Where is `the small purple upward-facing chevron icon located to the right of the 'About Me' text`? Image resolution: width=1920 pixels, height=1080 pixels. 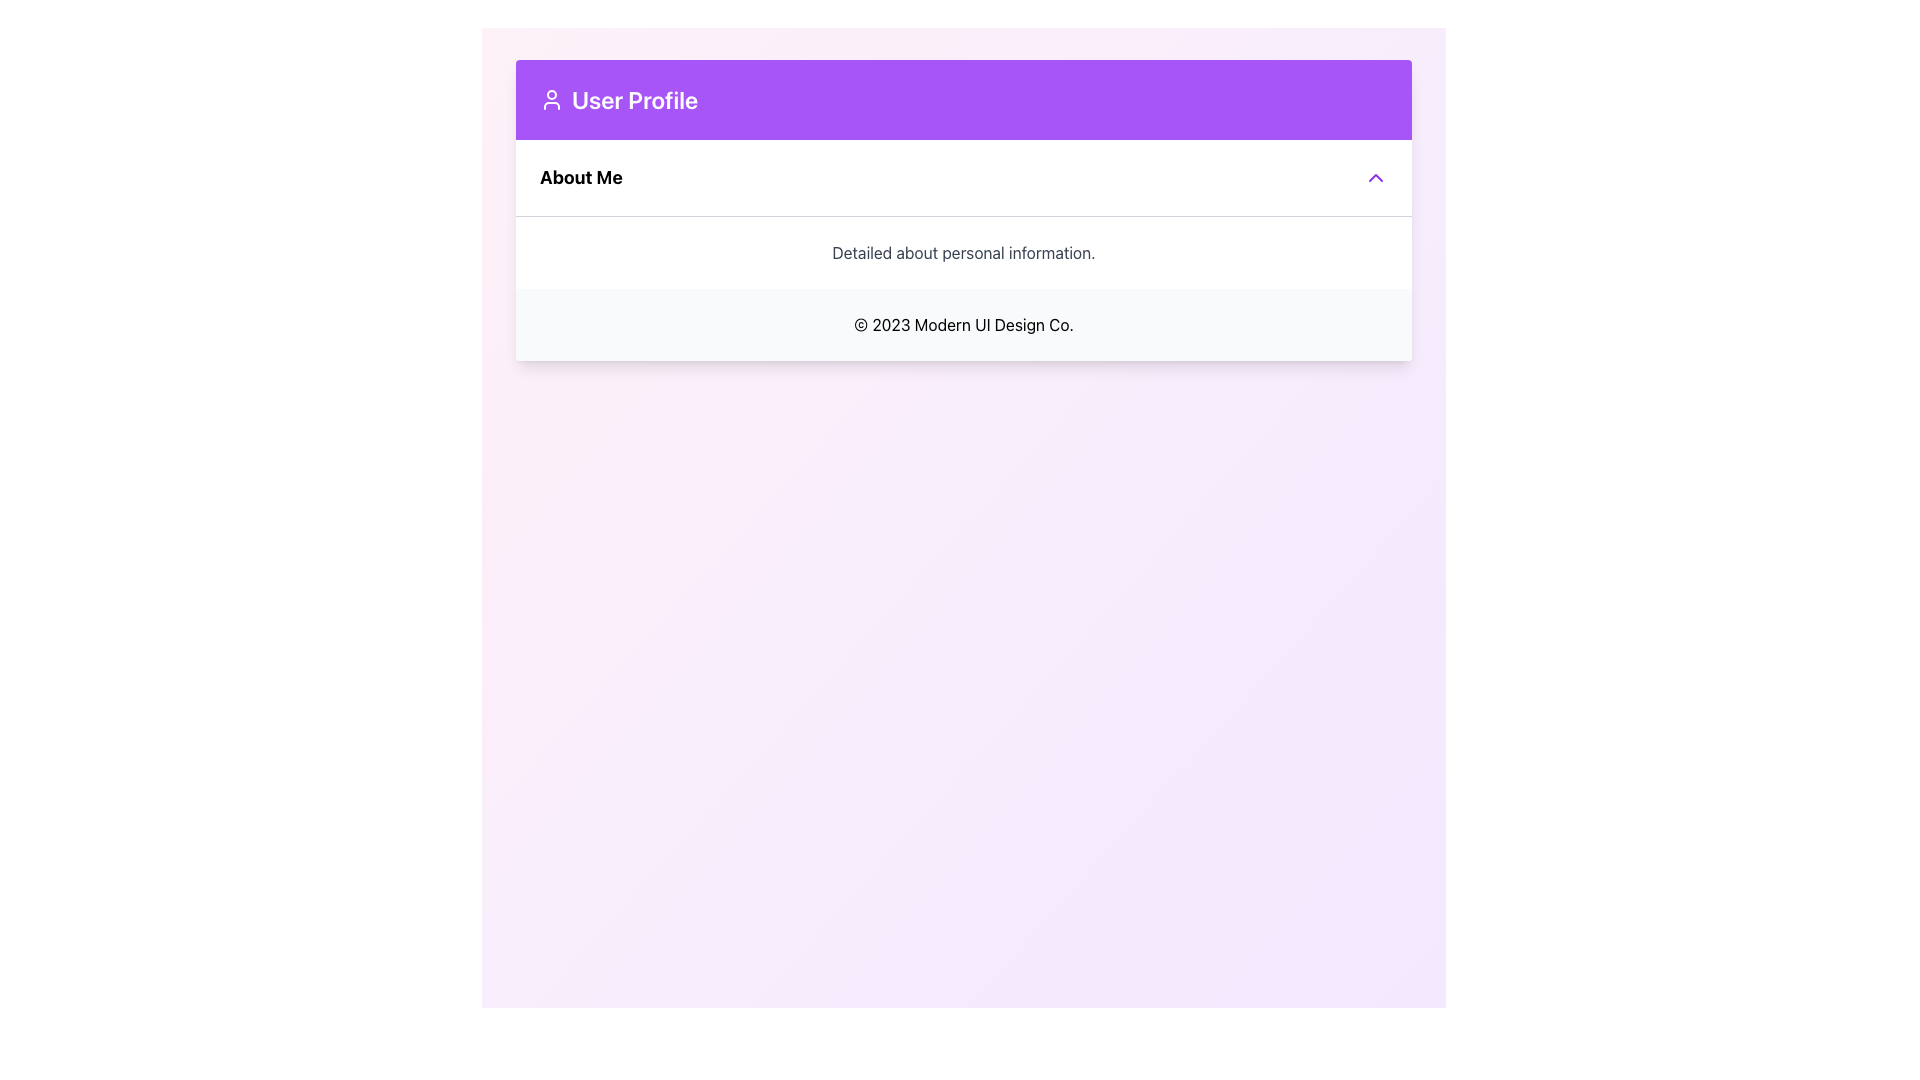 the small purple upward-facing chevron icon located to the right of the 'About Me' text is located at coordinates (1375, 176).